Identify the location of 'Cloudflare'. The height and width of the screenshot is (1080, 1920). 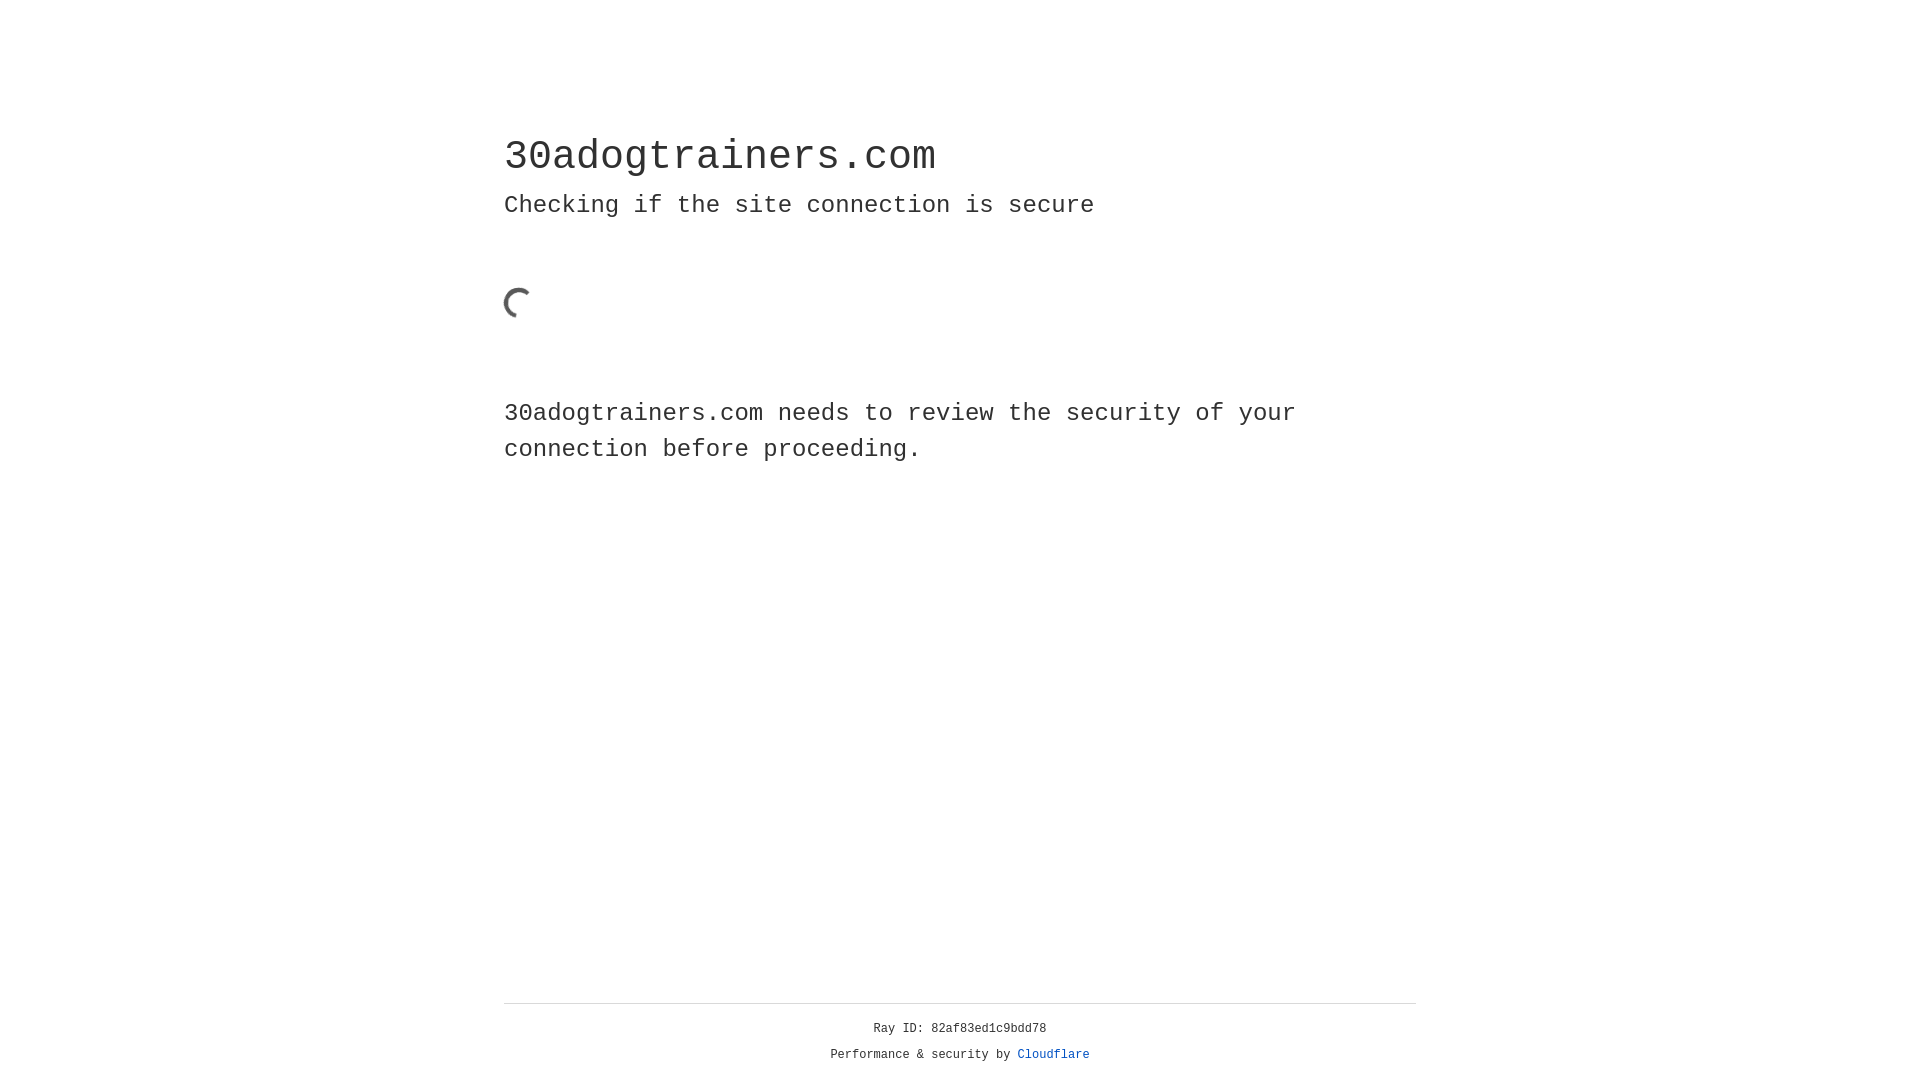
(1053, 1054).